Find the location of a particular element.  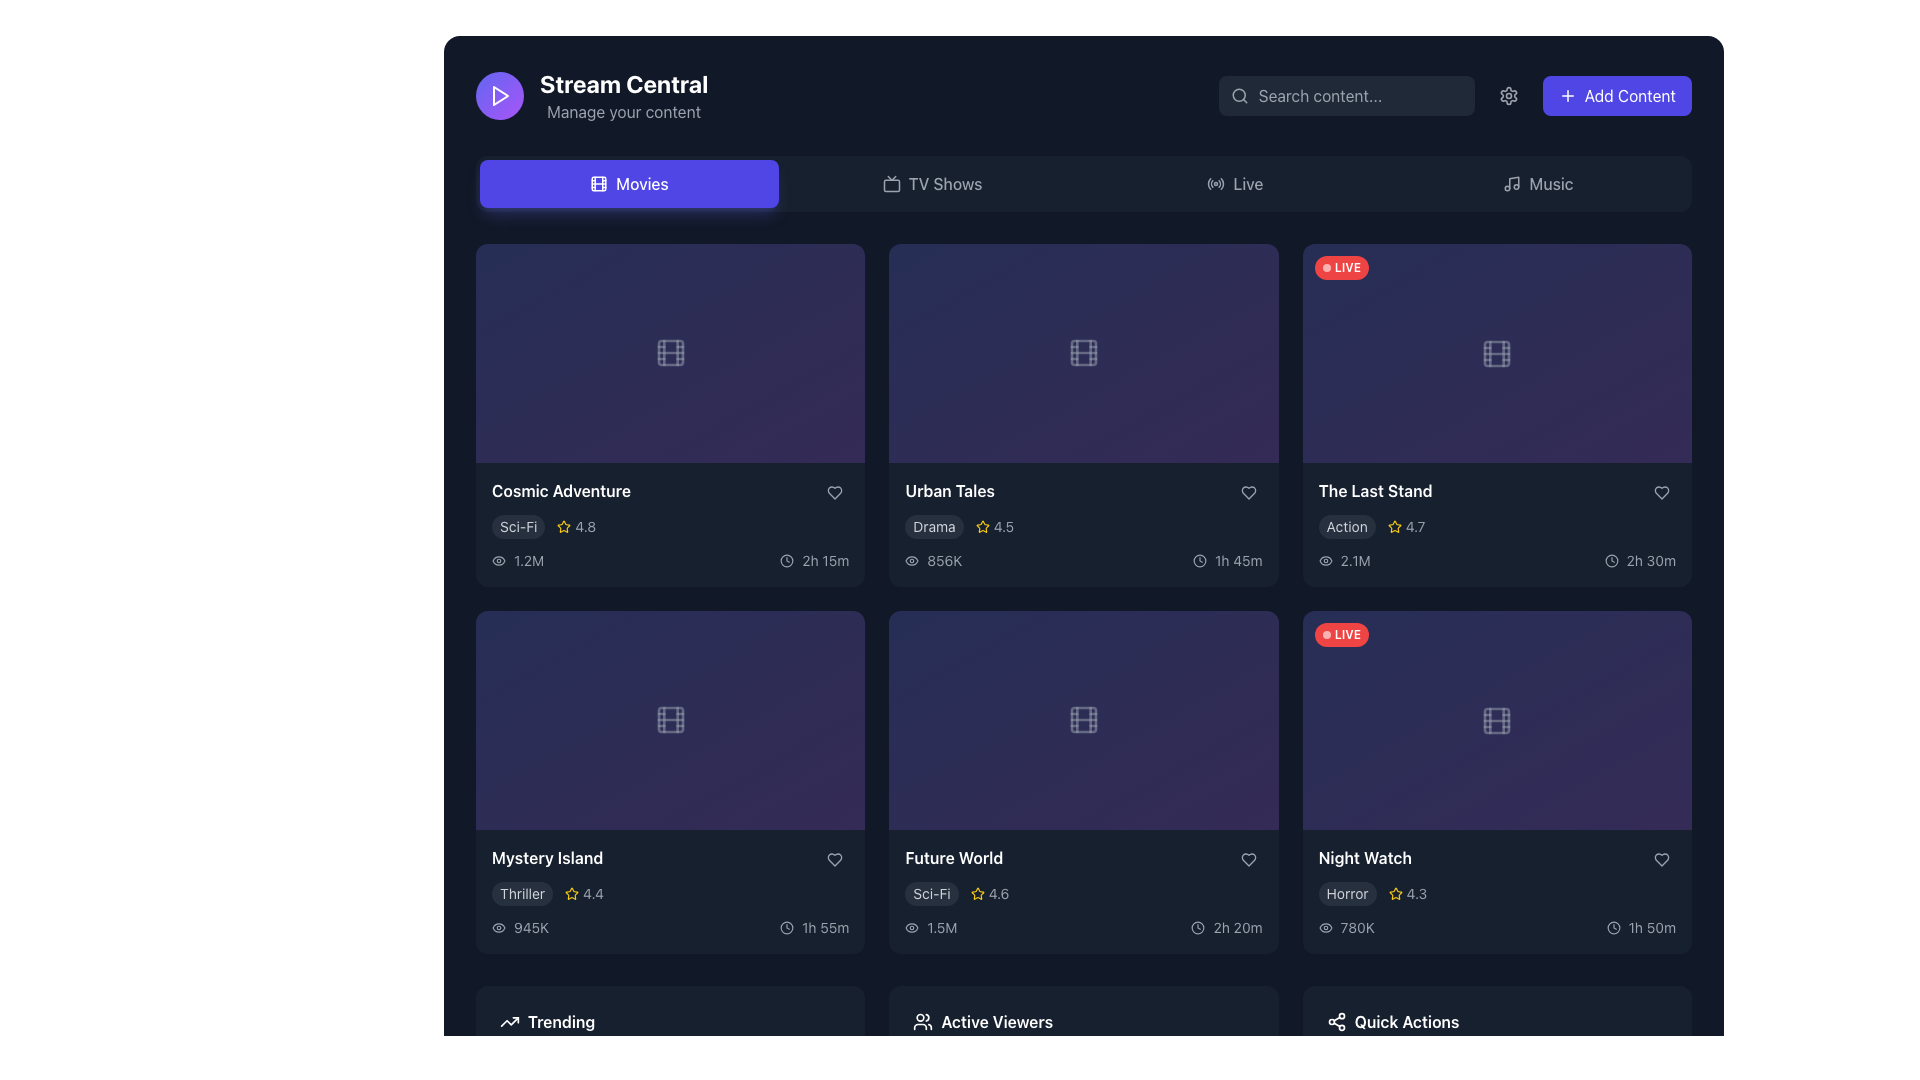

the search icon located inside the search bar at the top-right corner of the interface to initiate a search is located at coordinates (1238, 96).